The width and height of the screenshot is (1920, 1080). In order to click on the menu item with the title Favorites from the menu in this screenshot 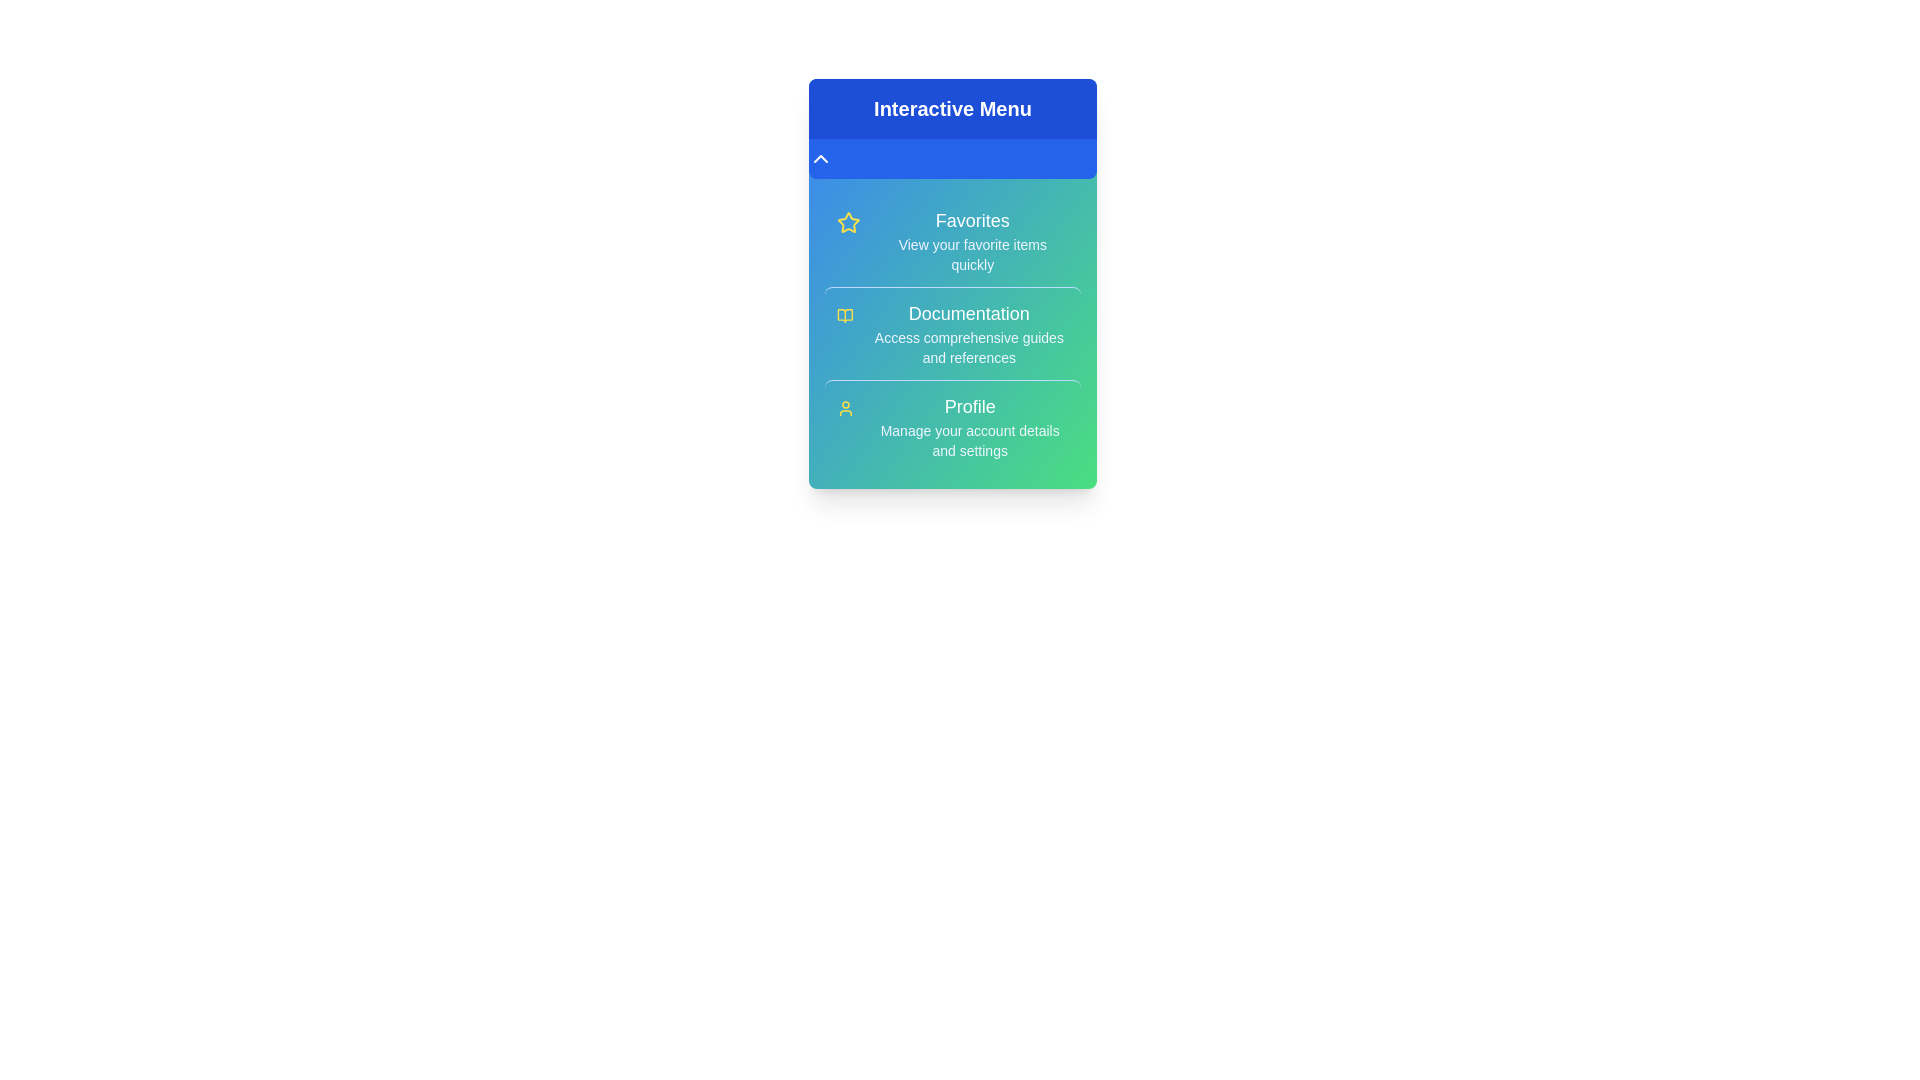, I will do `click(952, 239)`.